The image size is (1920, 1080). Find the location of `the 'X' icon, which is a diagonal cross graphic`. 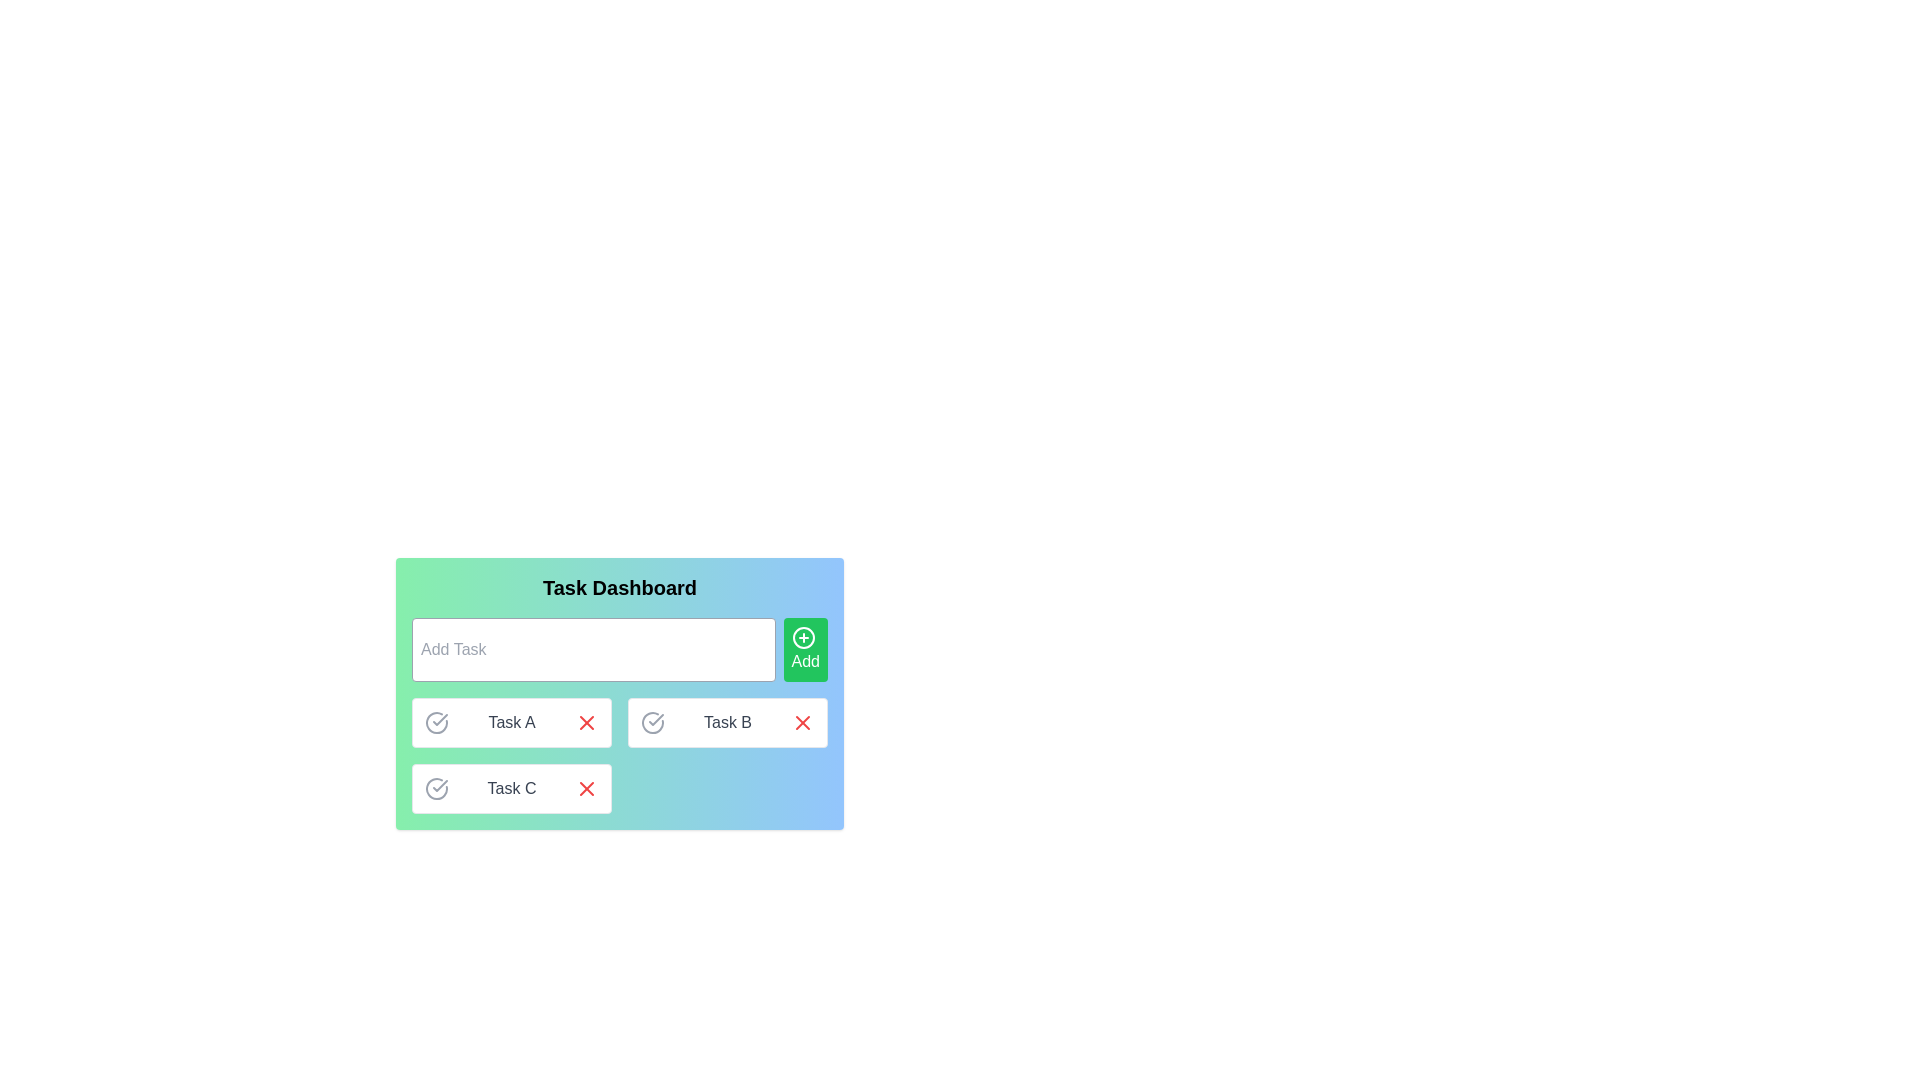

the 'X' icon, which is a diagonal cross graphic is located at coordinates (585, 788).